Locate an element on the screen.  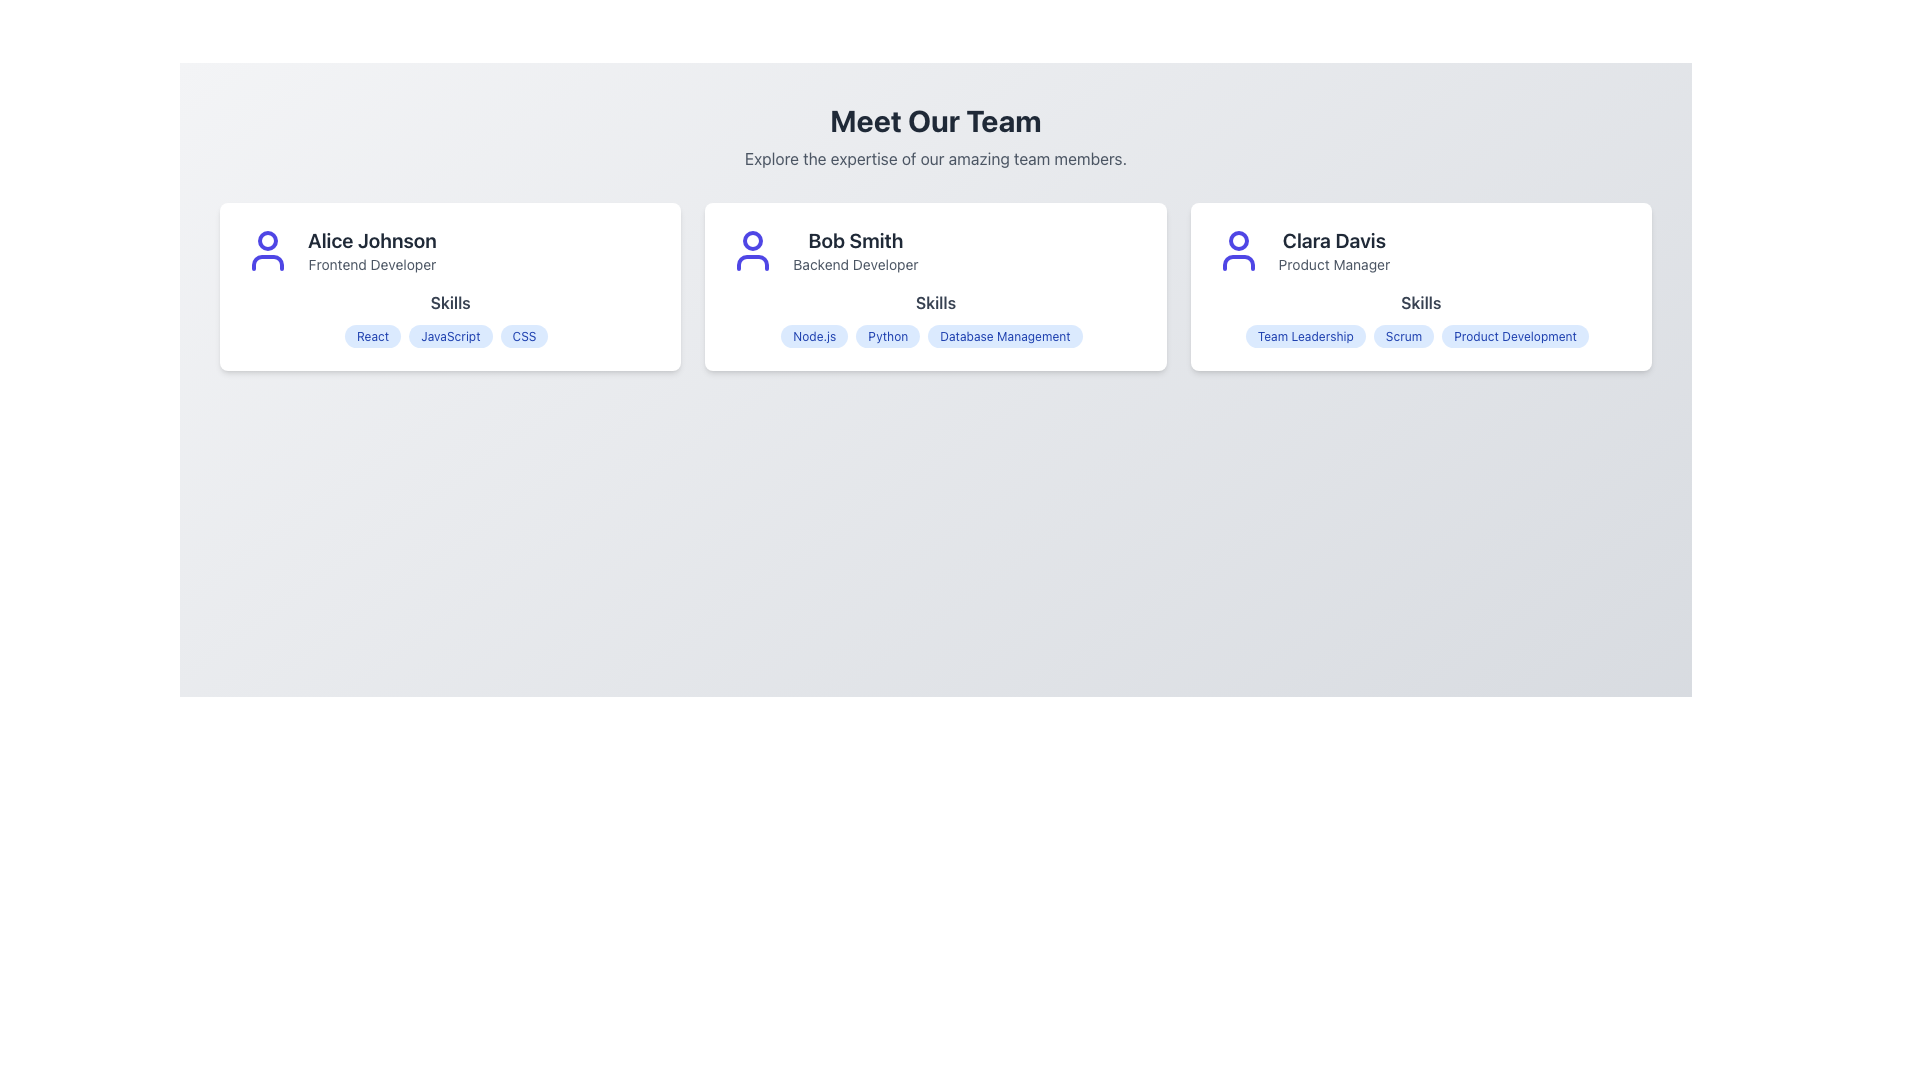
the 'CSS' badge, which is a small rounded badge with bold blue text on a light blue background, located under the 'Skills' section for 'Alice Johnson, Frontend Developer' is located at coordinates (524, 335).